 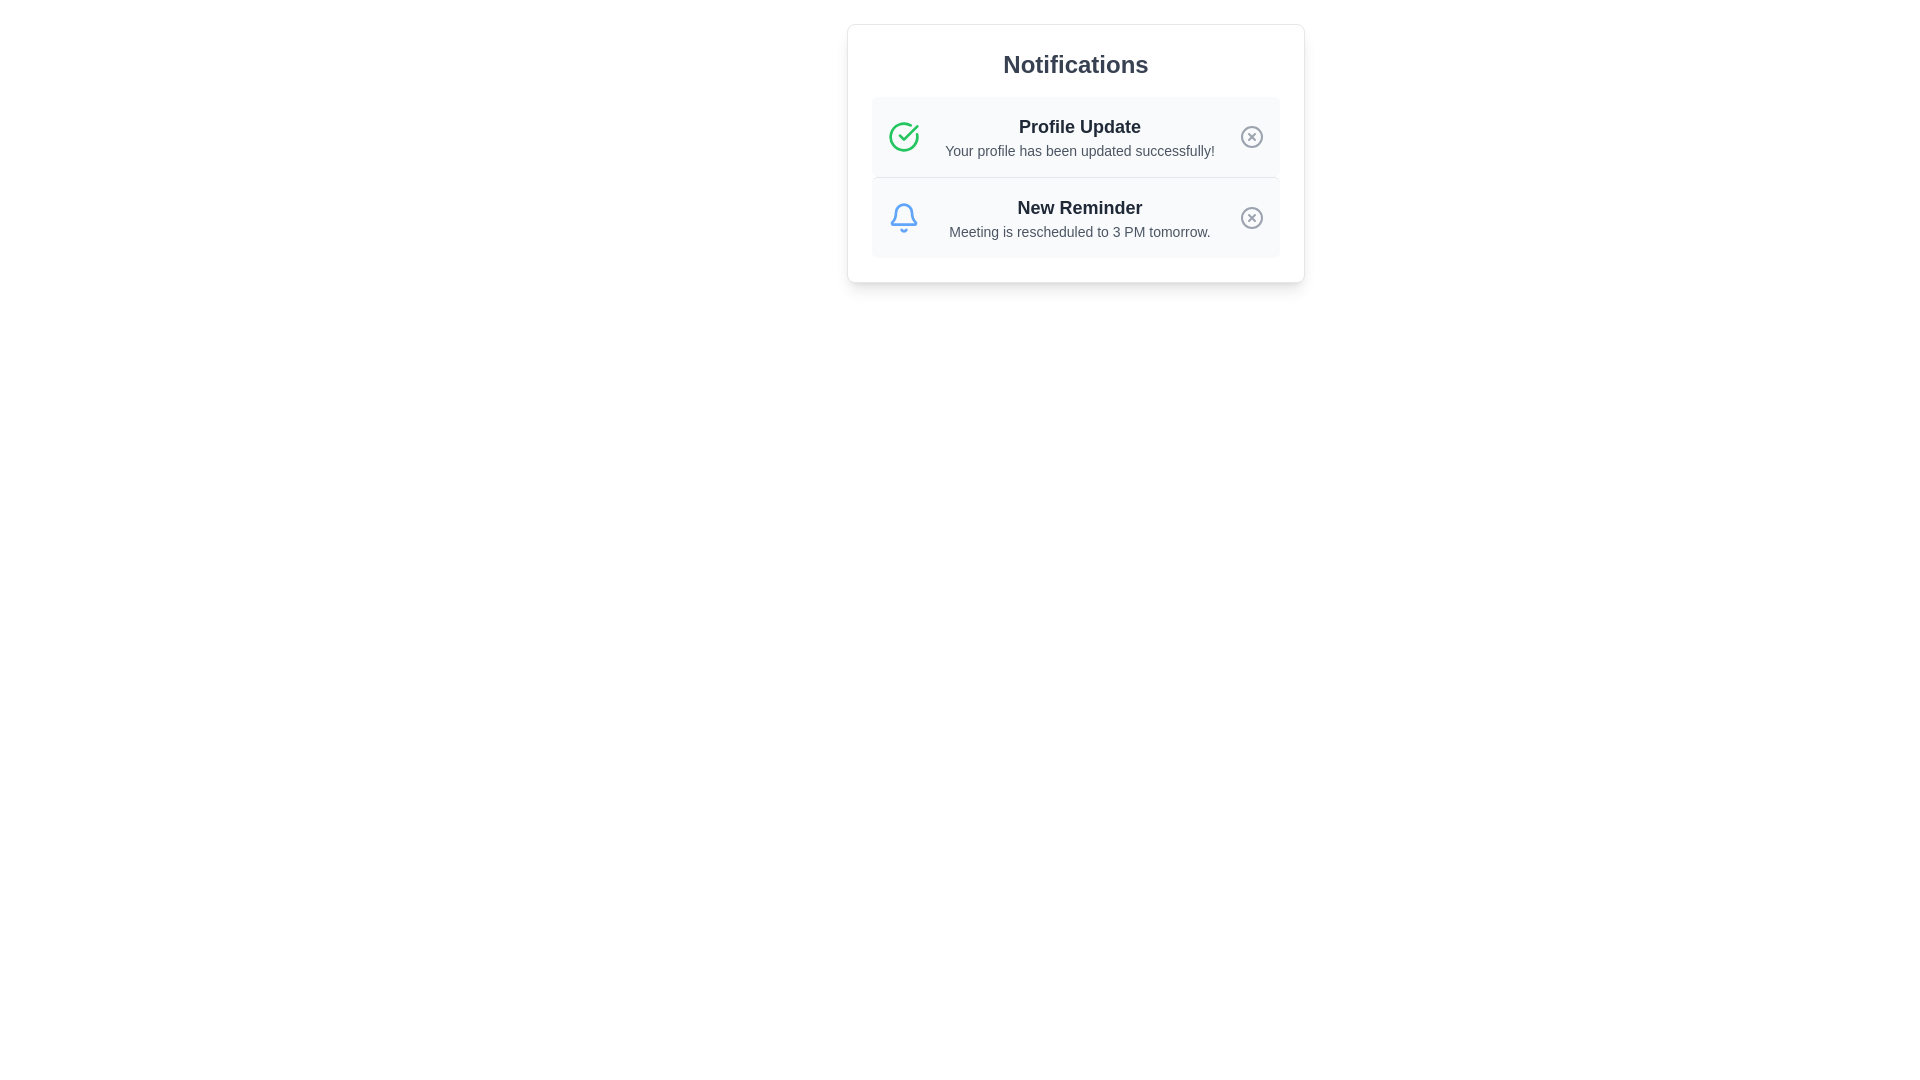 What do you see at coordinates (1079, 218) in the screenshot?
I see `text notification that informs the user about an updated schedule for a meeting, located as the second notification in the center of the visible notification box` at bounding box center [1079, 218].